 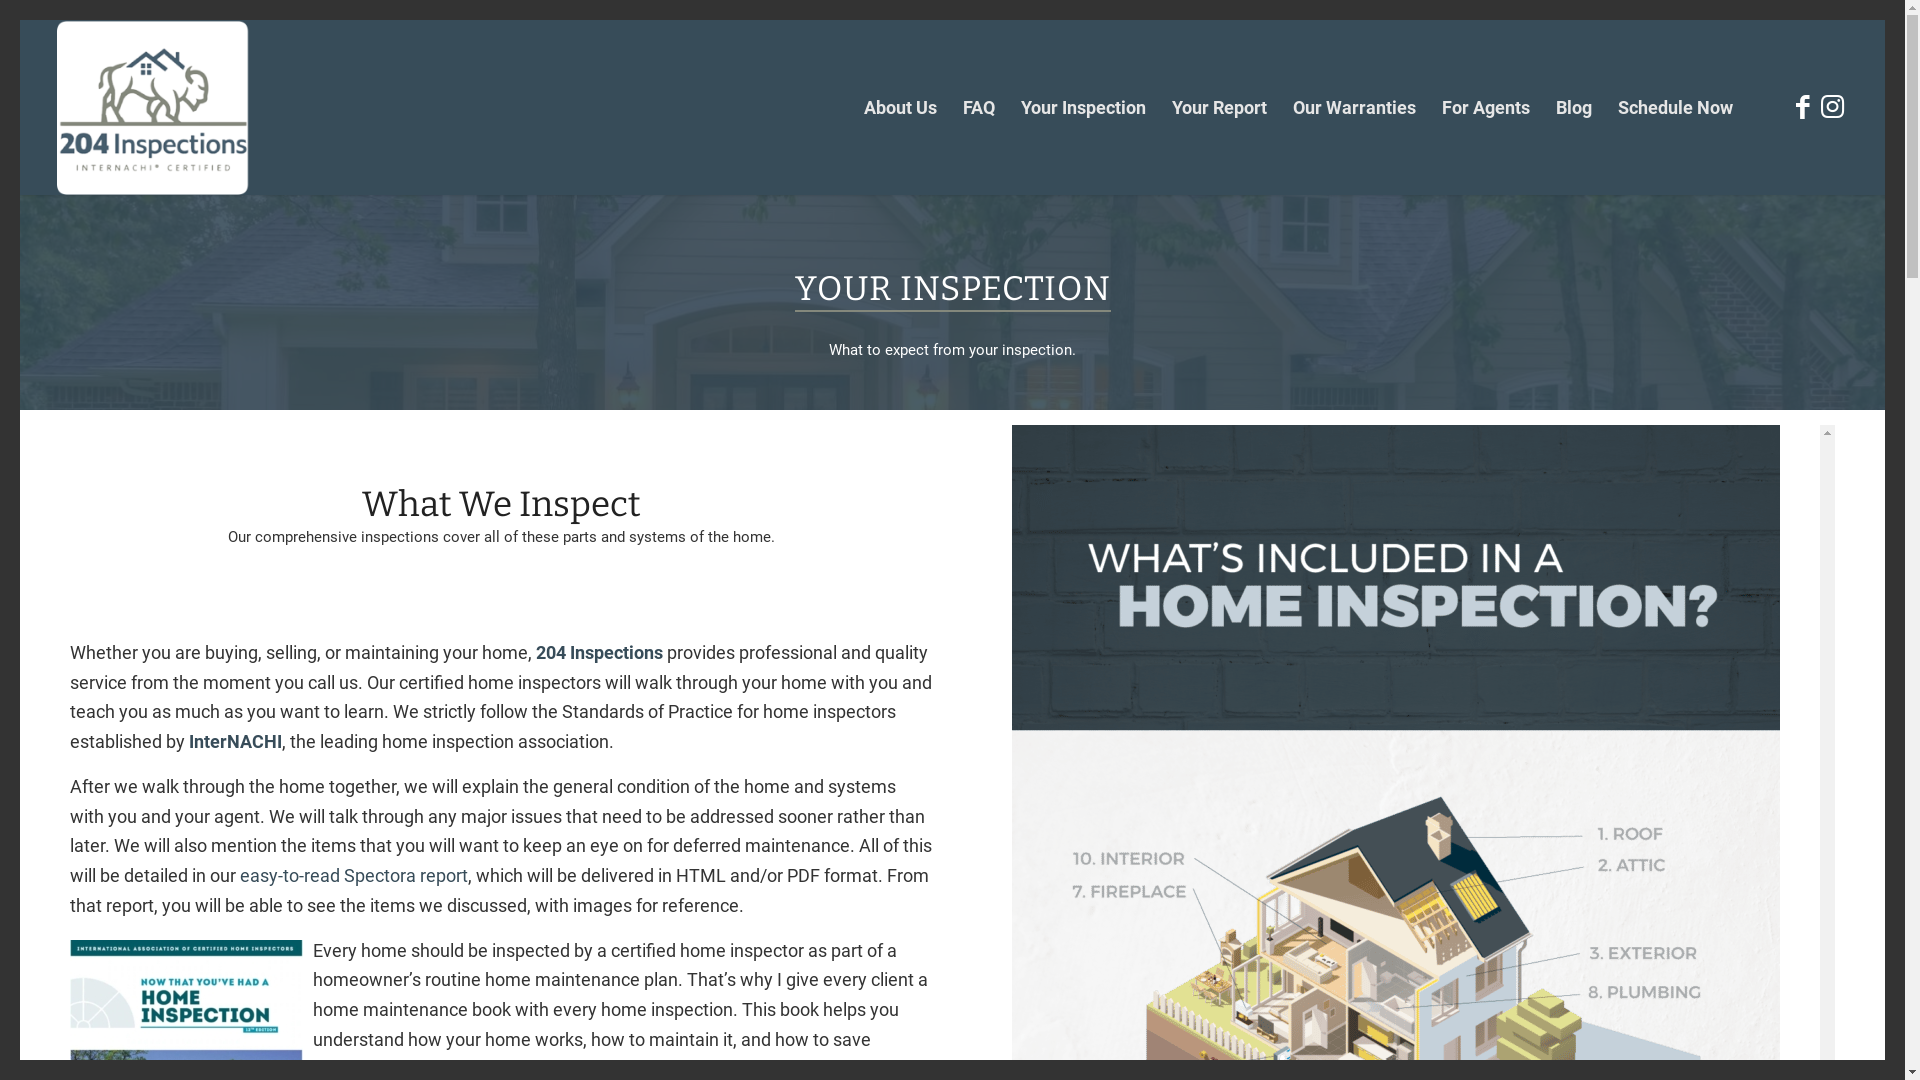 What do you see at coordinates (354, 874) in the screenshot?
I see `'easy-to-read Spectora report'` at bounding box center [354, 874].